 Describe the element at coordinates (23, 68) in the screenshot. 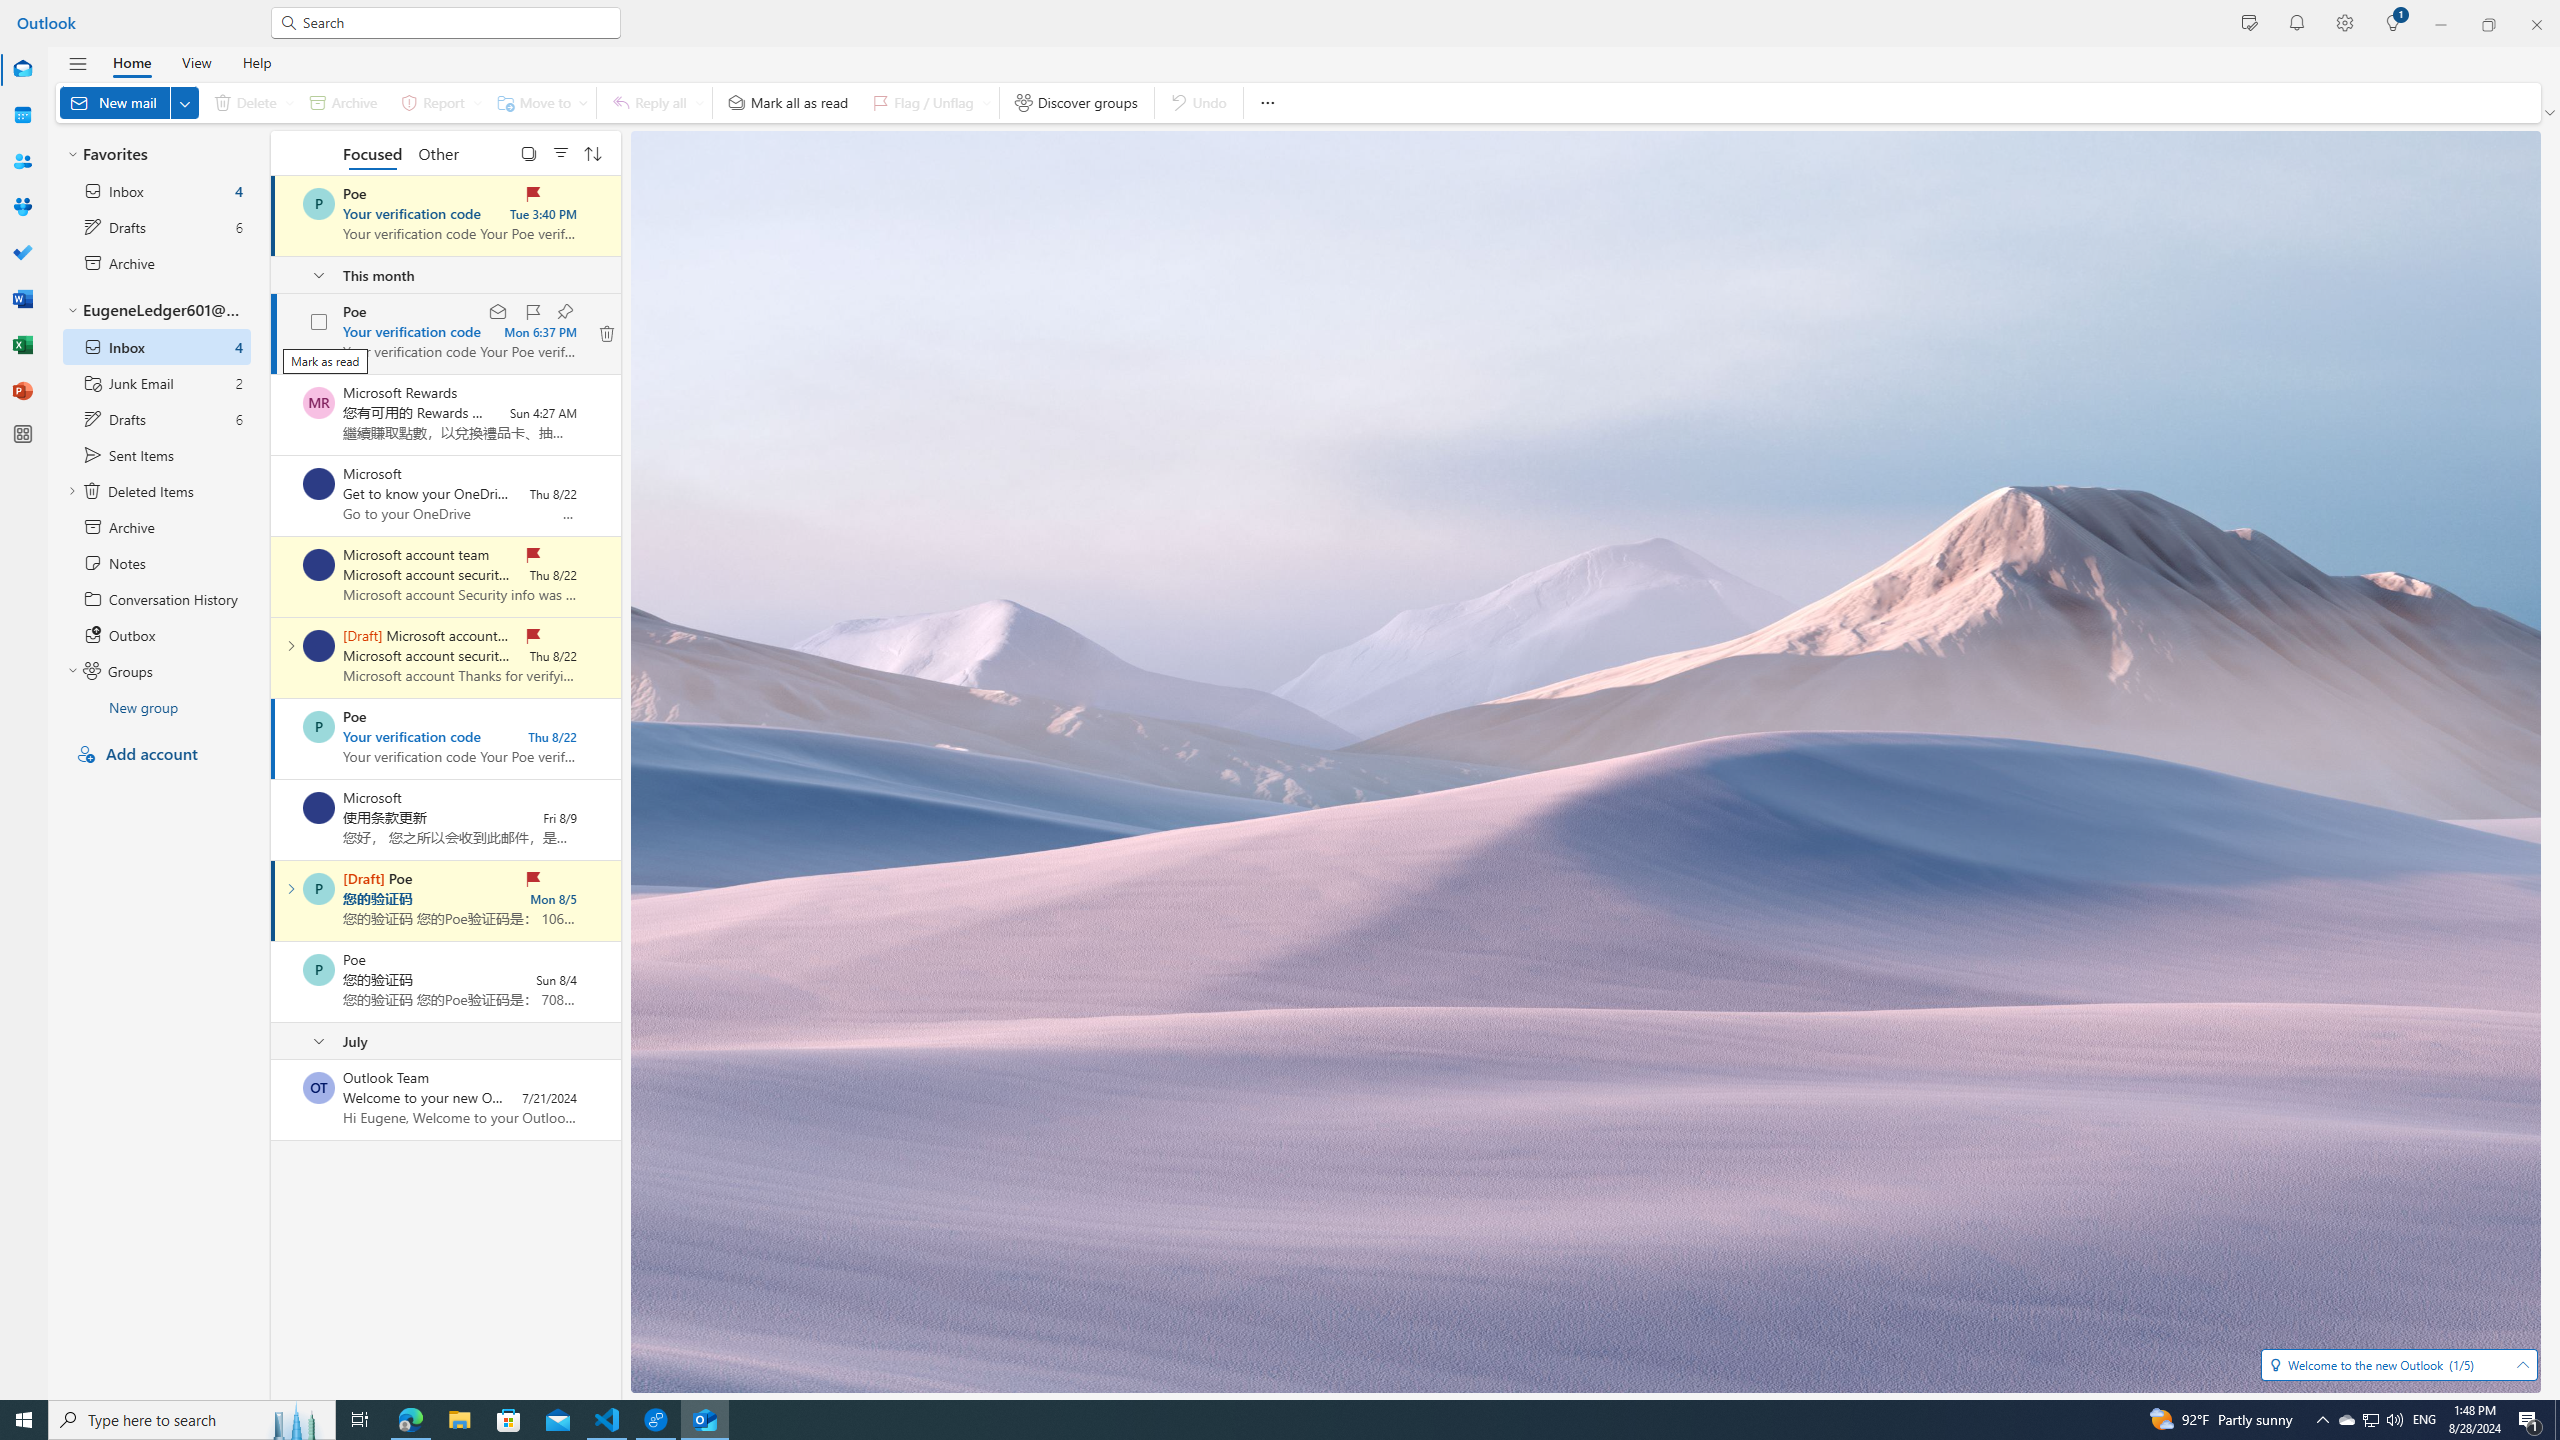

I see `'Mail'` at that location.